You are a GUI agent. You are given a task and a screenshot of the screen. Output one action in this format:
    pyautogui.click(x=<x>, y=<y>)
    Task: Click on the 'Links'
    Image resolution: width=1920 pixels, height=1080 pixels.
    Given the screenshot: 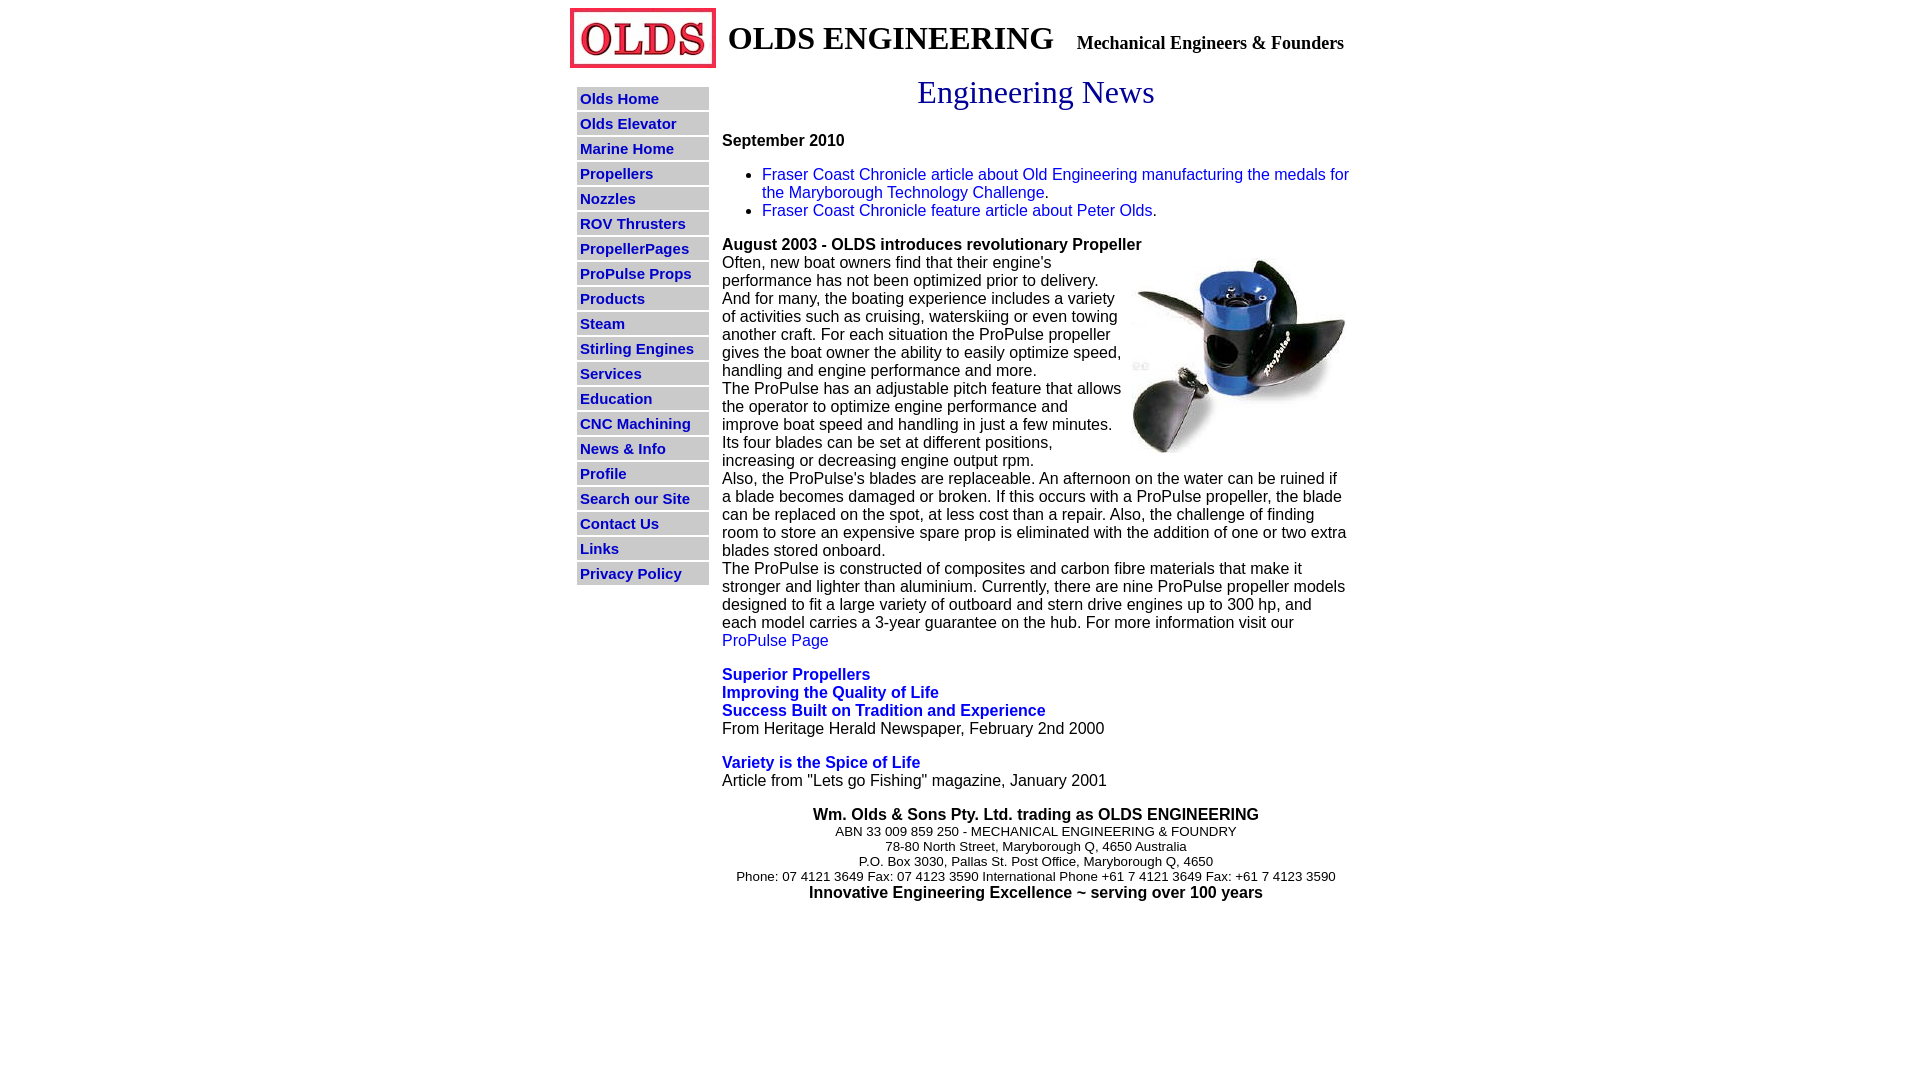 What is the action you would take?
    pyautogui.click(x=643, y=548)
    